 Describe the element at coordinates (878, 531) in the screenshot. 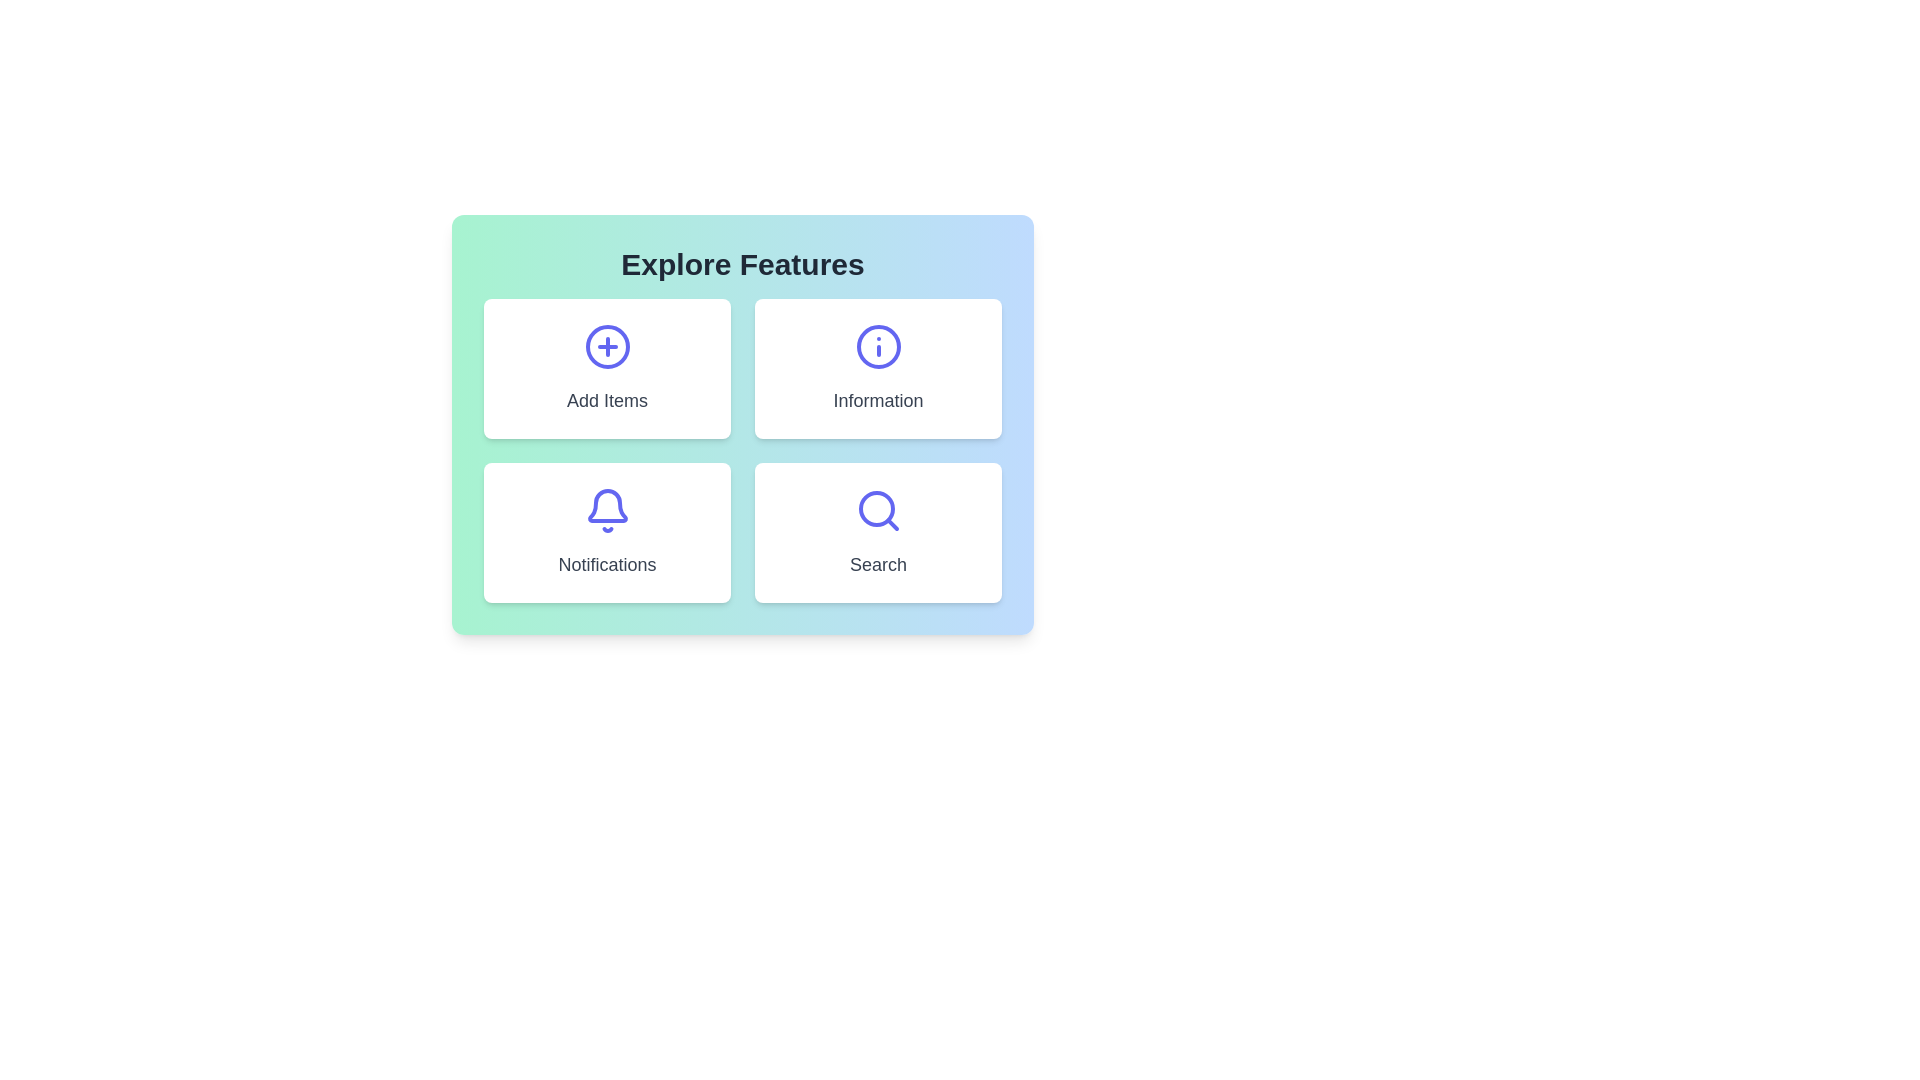

I see `the button located in the bottom-right corner of the four-card grid layout, adjacent to the 'Notifications' card, to initiate the search action` at that location.